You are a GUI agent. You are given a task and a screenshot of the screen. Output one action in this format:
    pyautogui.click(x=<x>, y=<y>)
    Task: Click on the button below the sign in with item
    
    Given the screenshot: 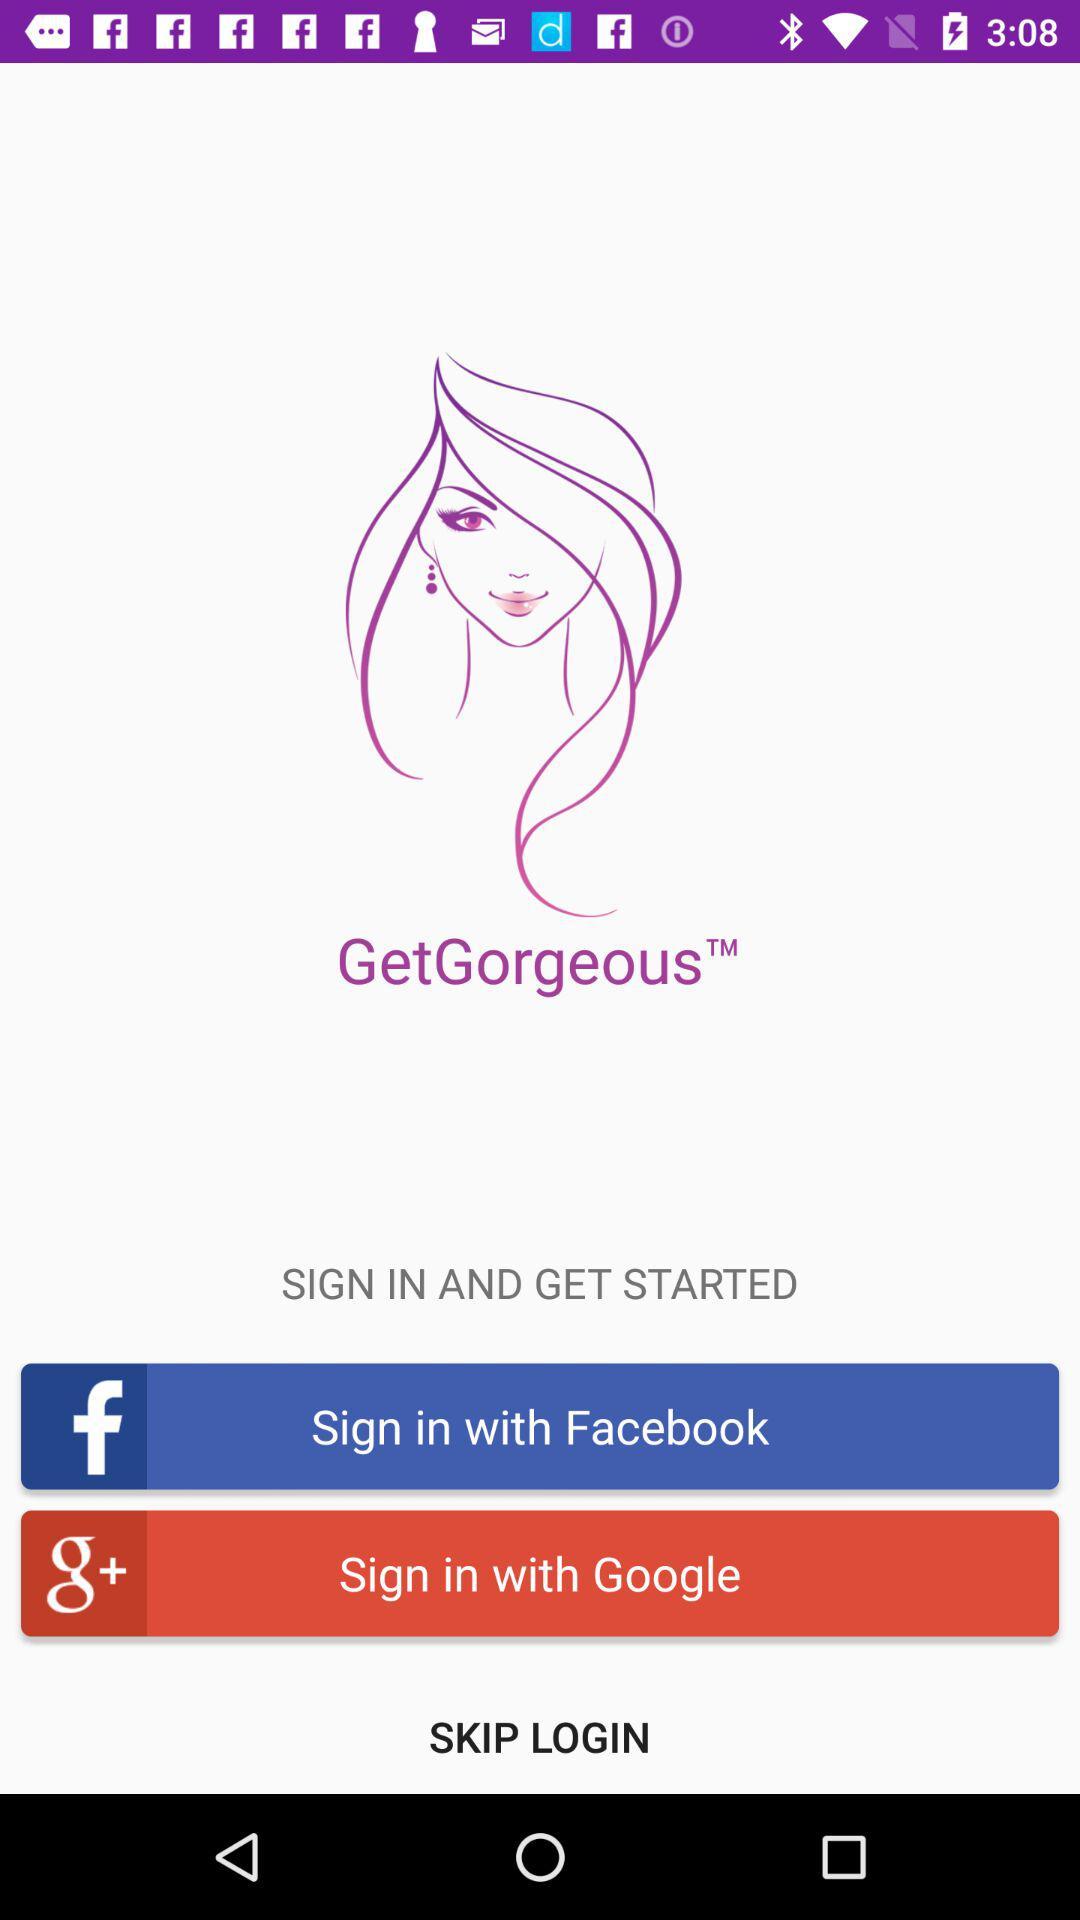 What is the action you would take?
    pyautogui.click(x=540, y=1735)
    